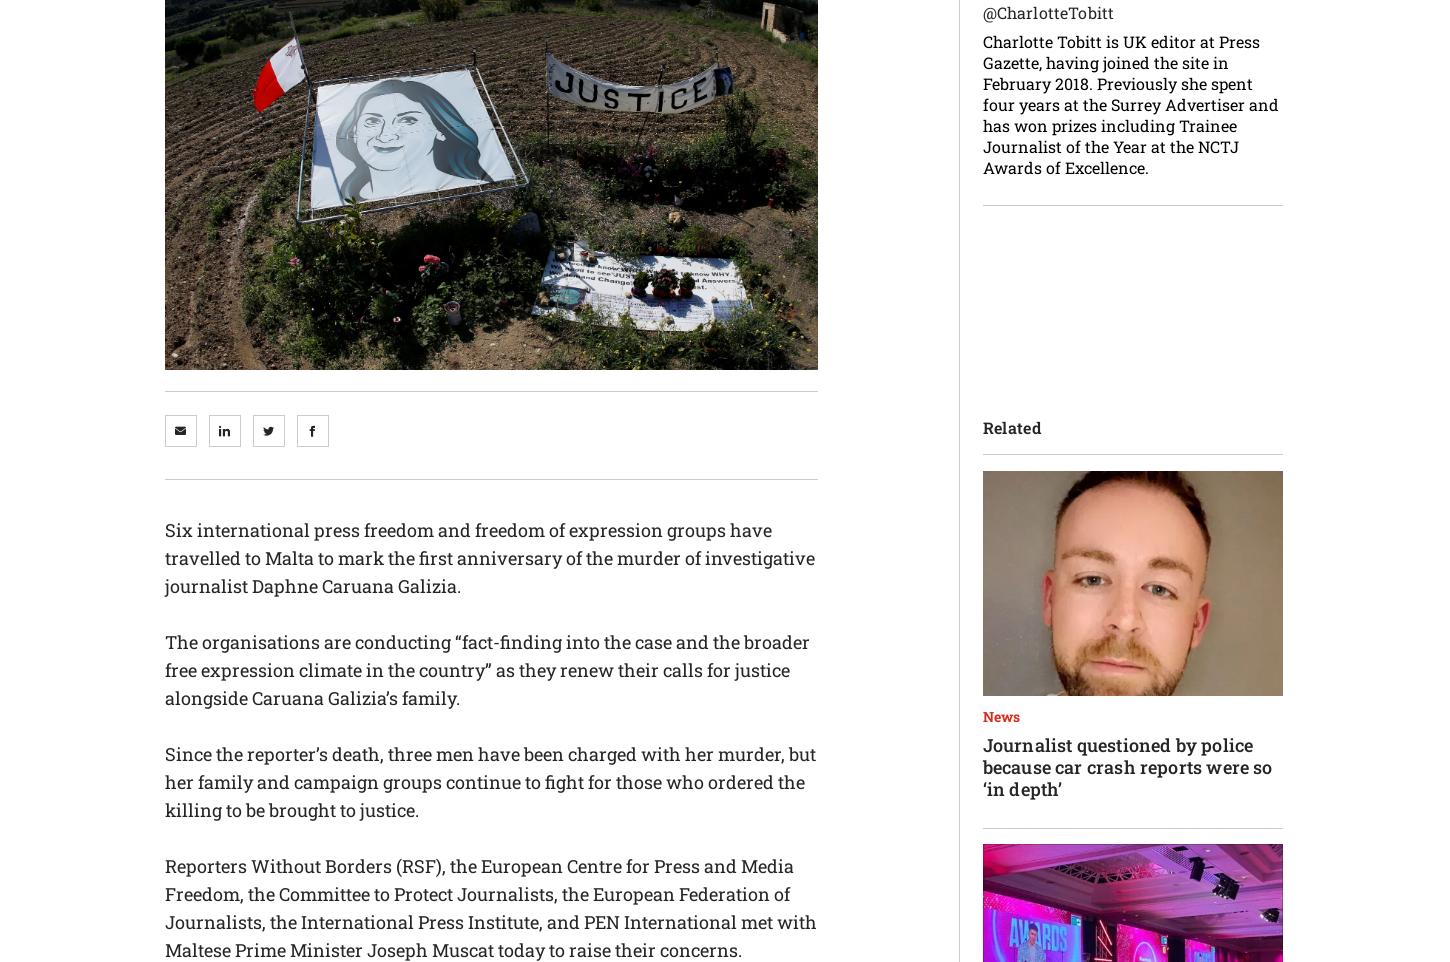 The image size is (1450, 962). Describe the element at coordinates (216, 123) in the screenshot. I see `'pged@pressgazette.co.uk'` at that location.